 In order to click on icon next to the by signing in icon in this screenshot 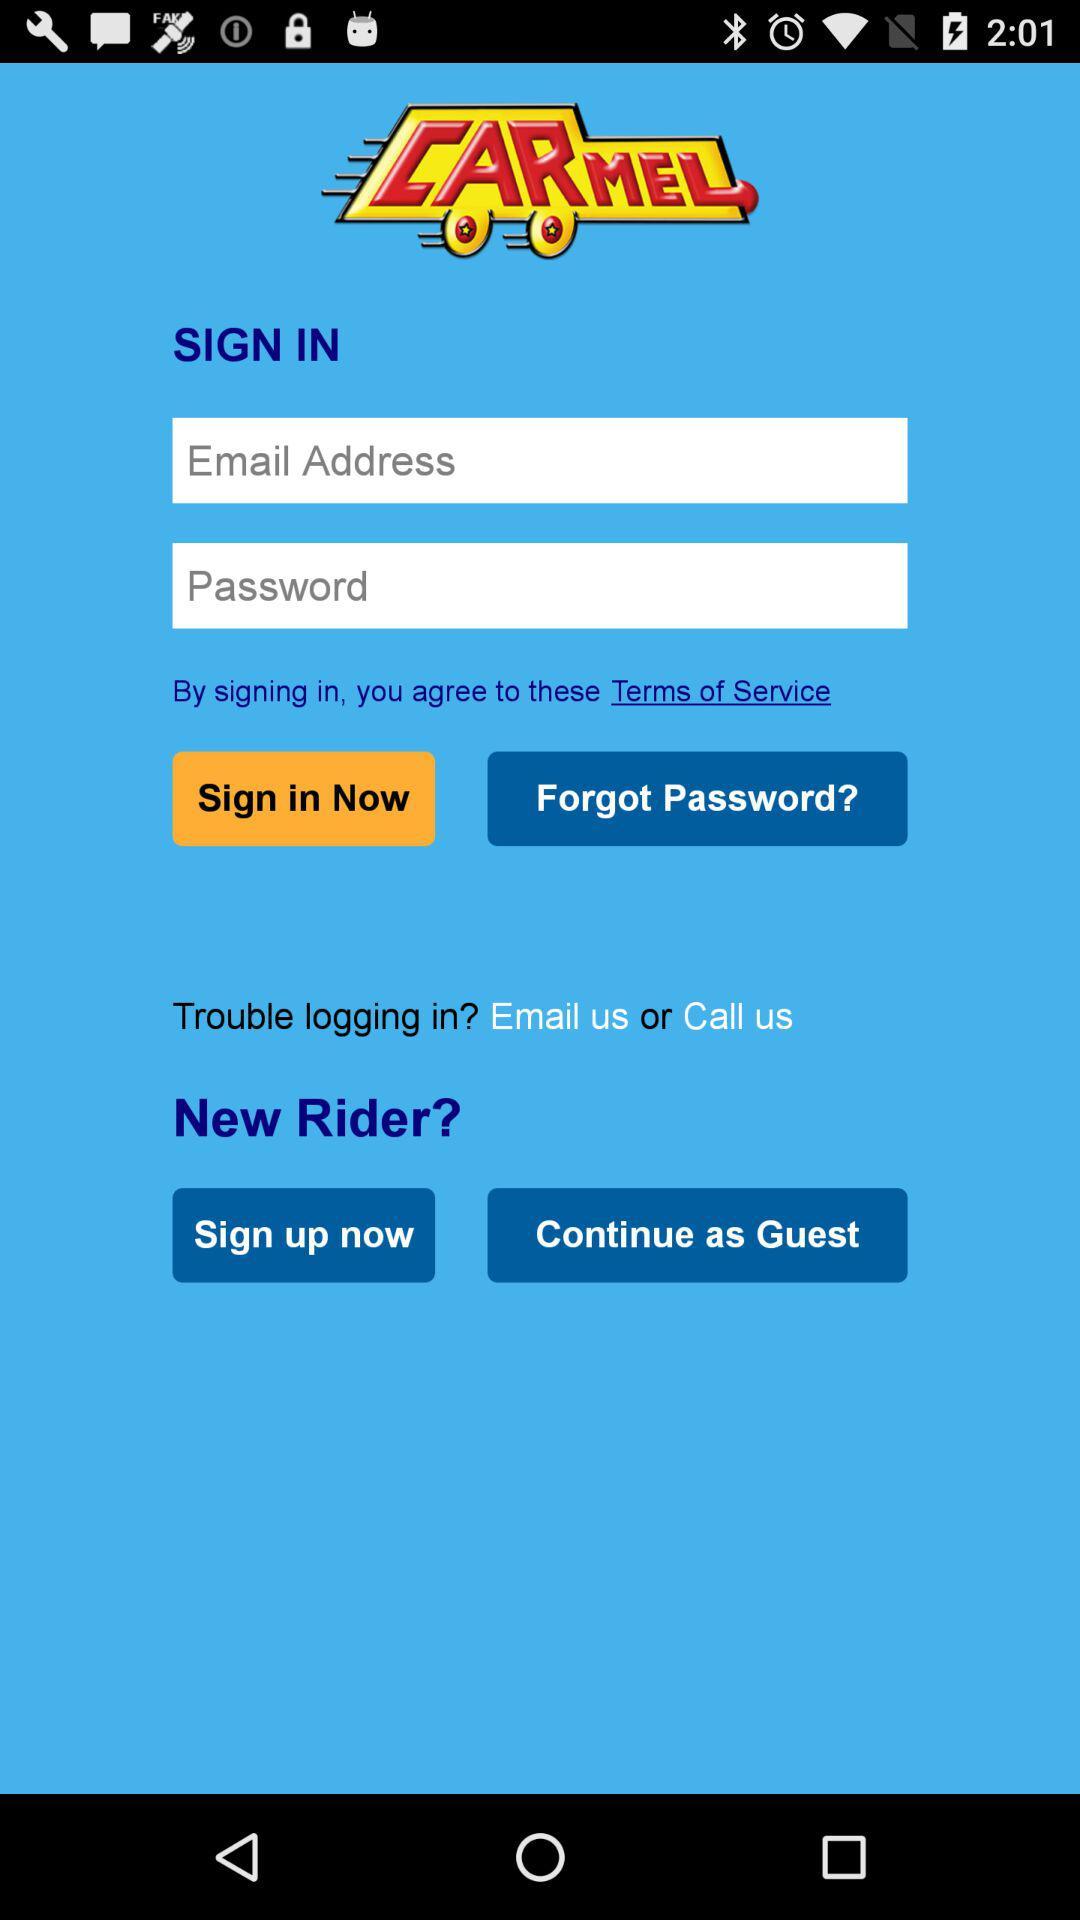, I will do `click(721, 690)`.